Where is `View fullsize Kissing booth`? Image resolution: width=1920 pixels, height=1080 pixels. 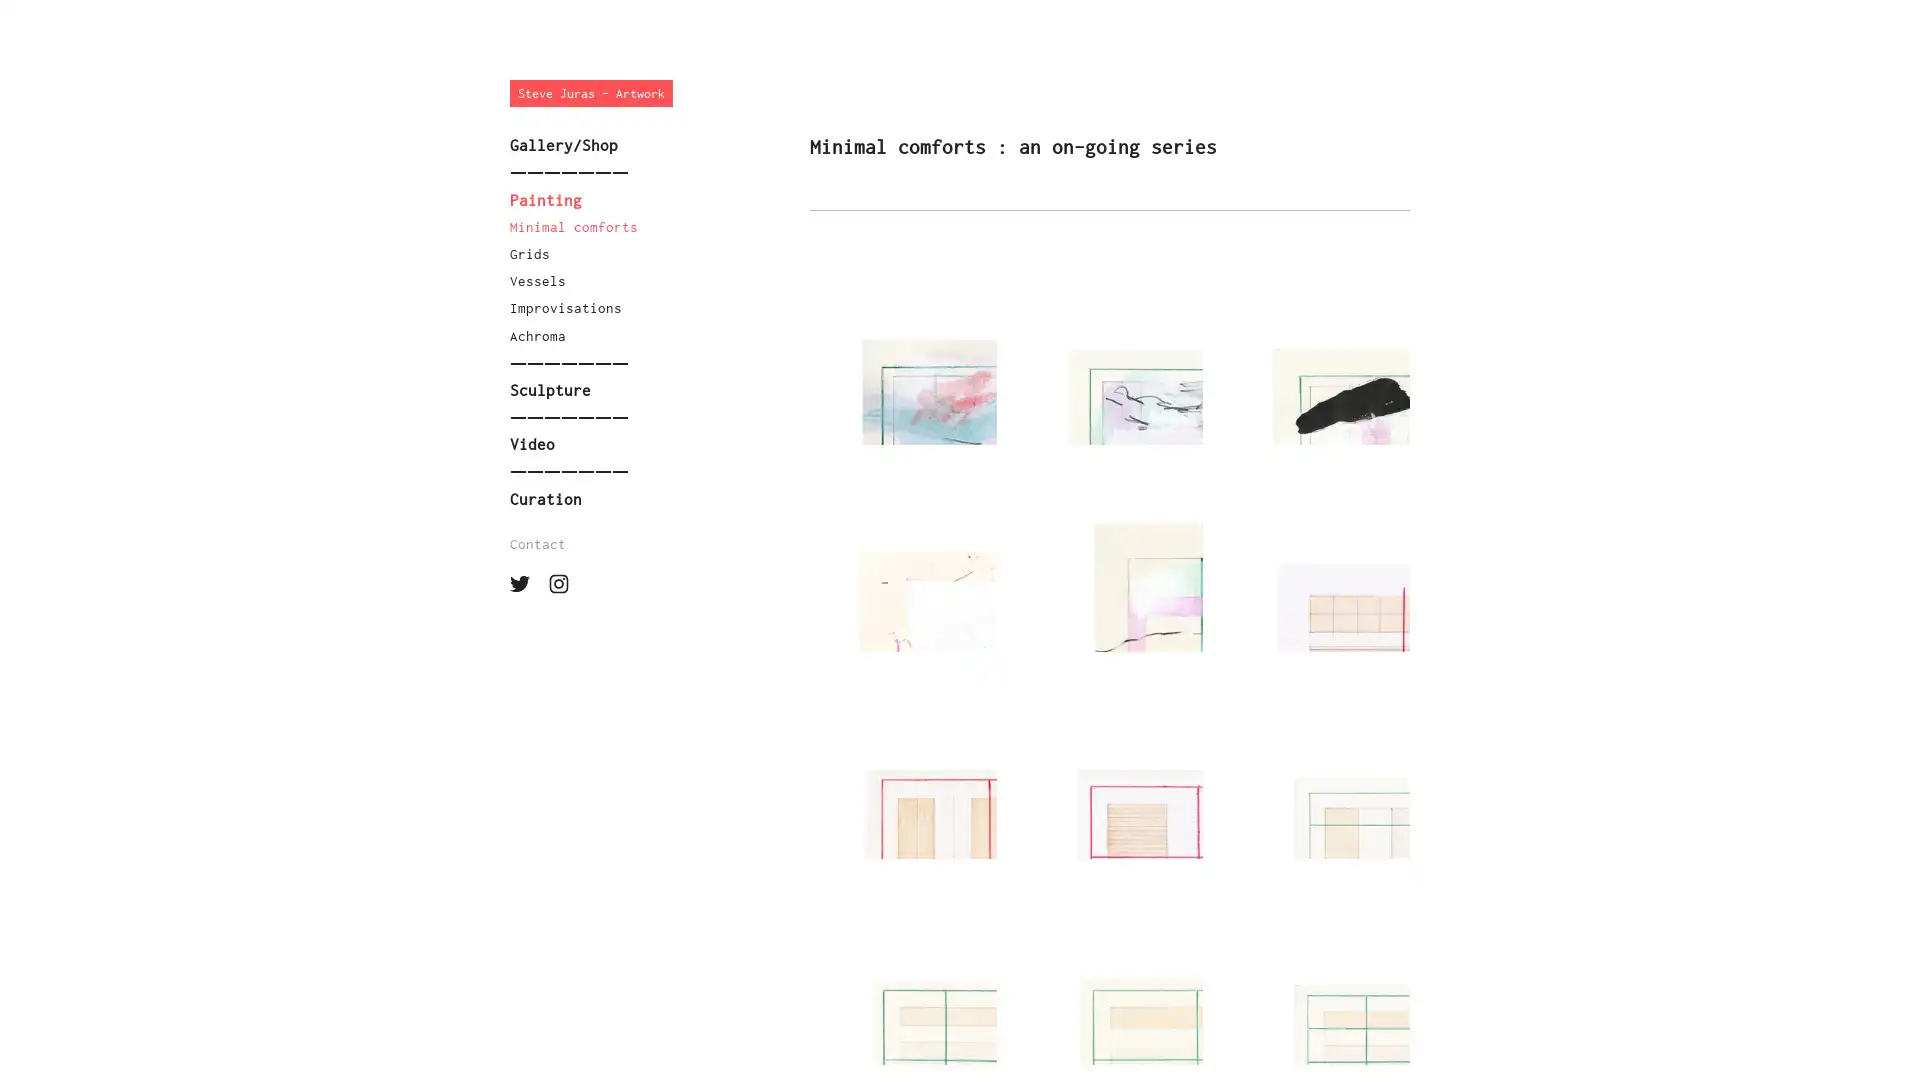 View fullsize Kissing booth is located at coordinates (1108, 764).